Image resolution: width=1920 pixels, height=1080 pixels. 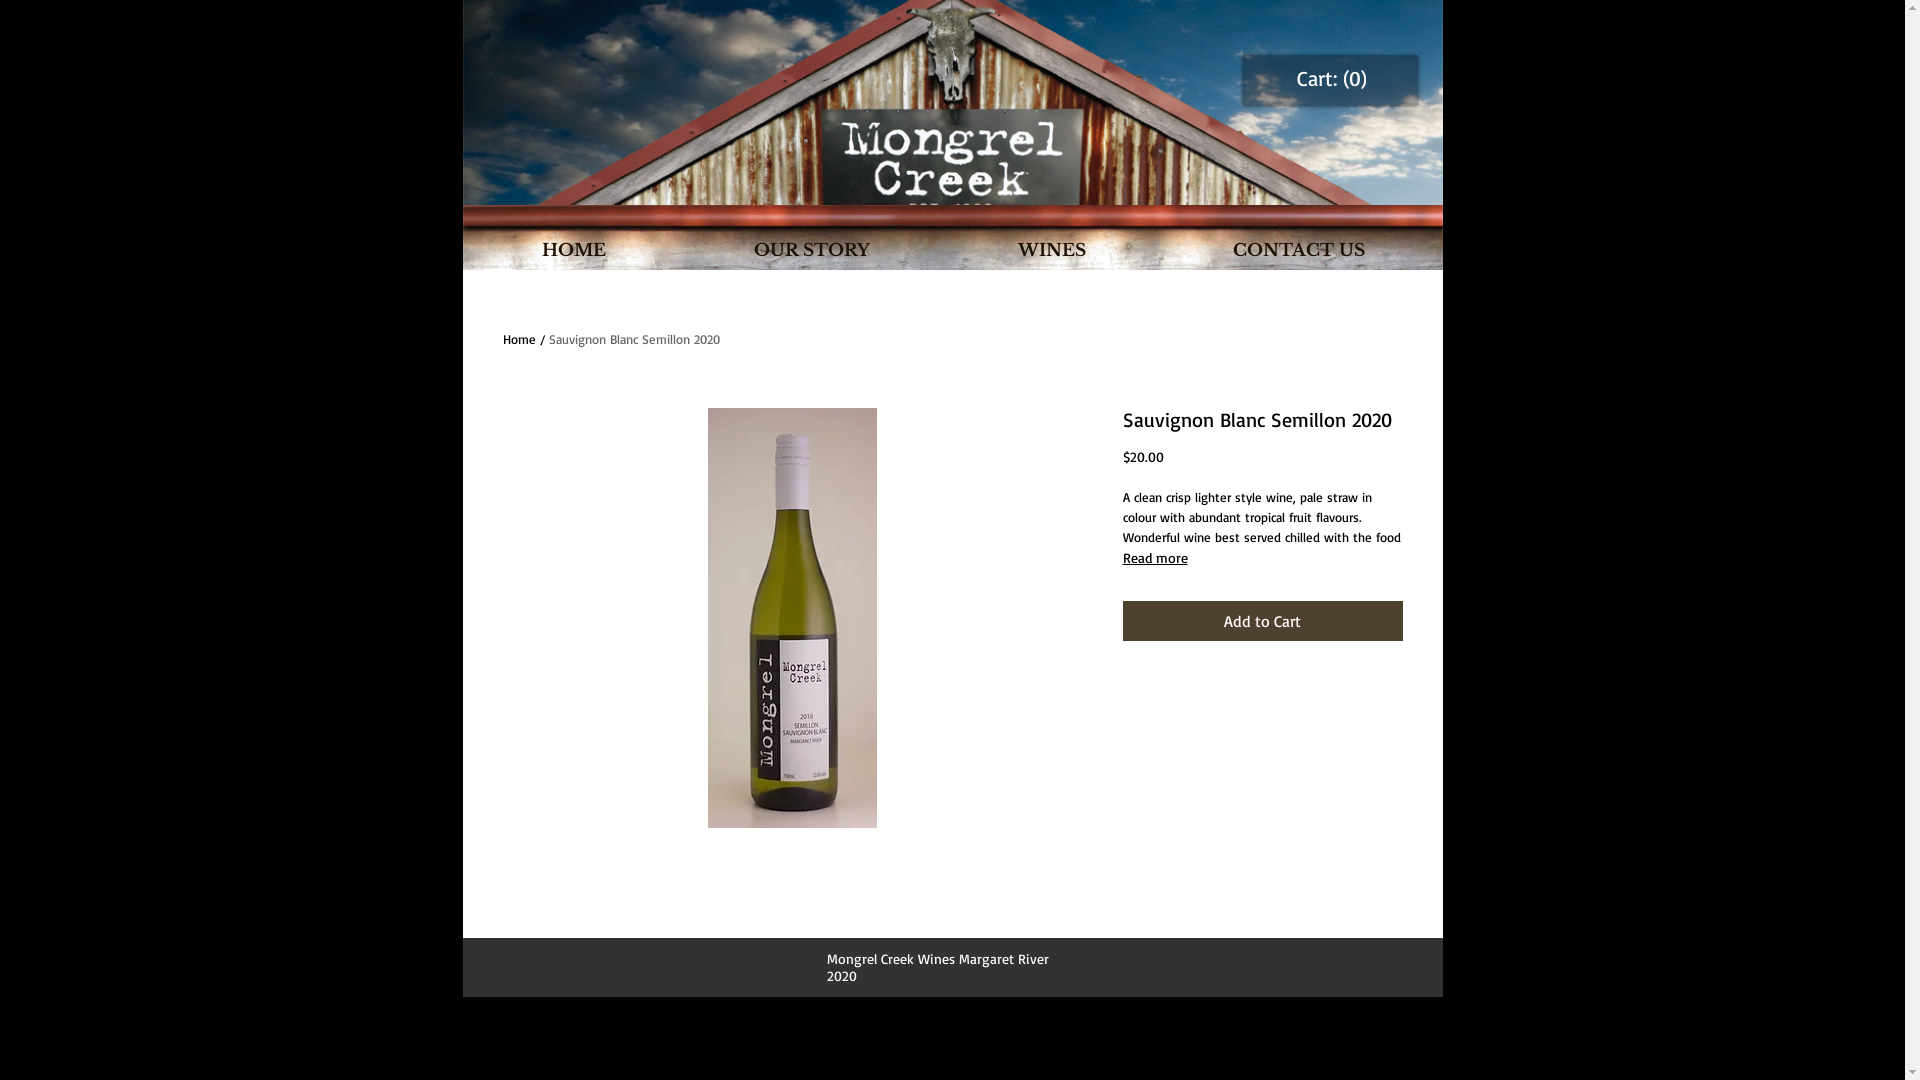 What do you see at coordinates (1261, 620) in the screenshot?
I see `'Add to Cart'` at bounding box center [1261, 620].